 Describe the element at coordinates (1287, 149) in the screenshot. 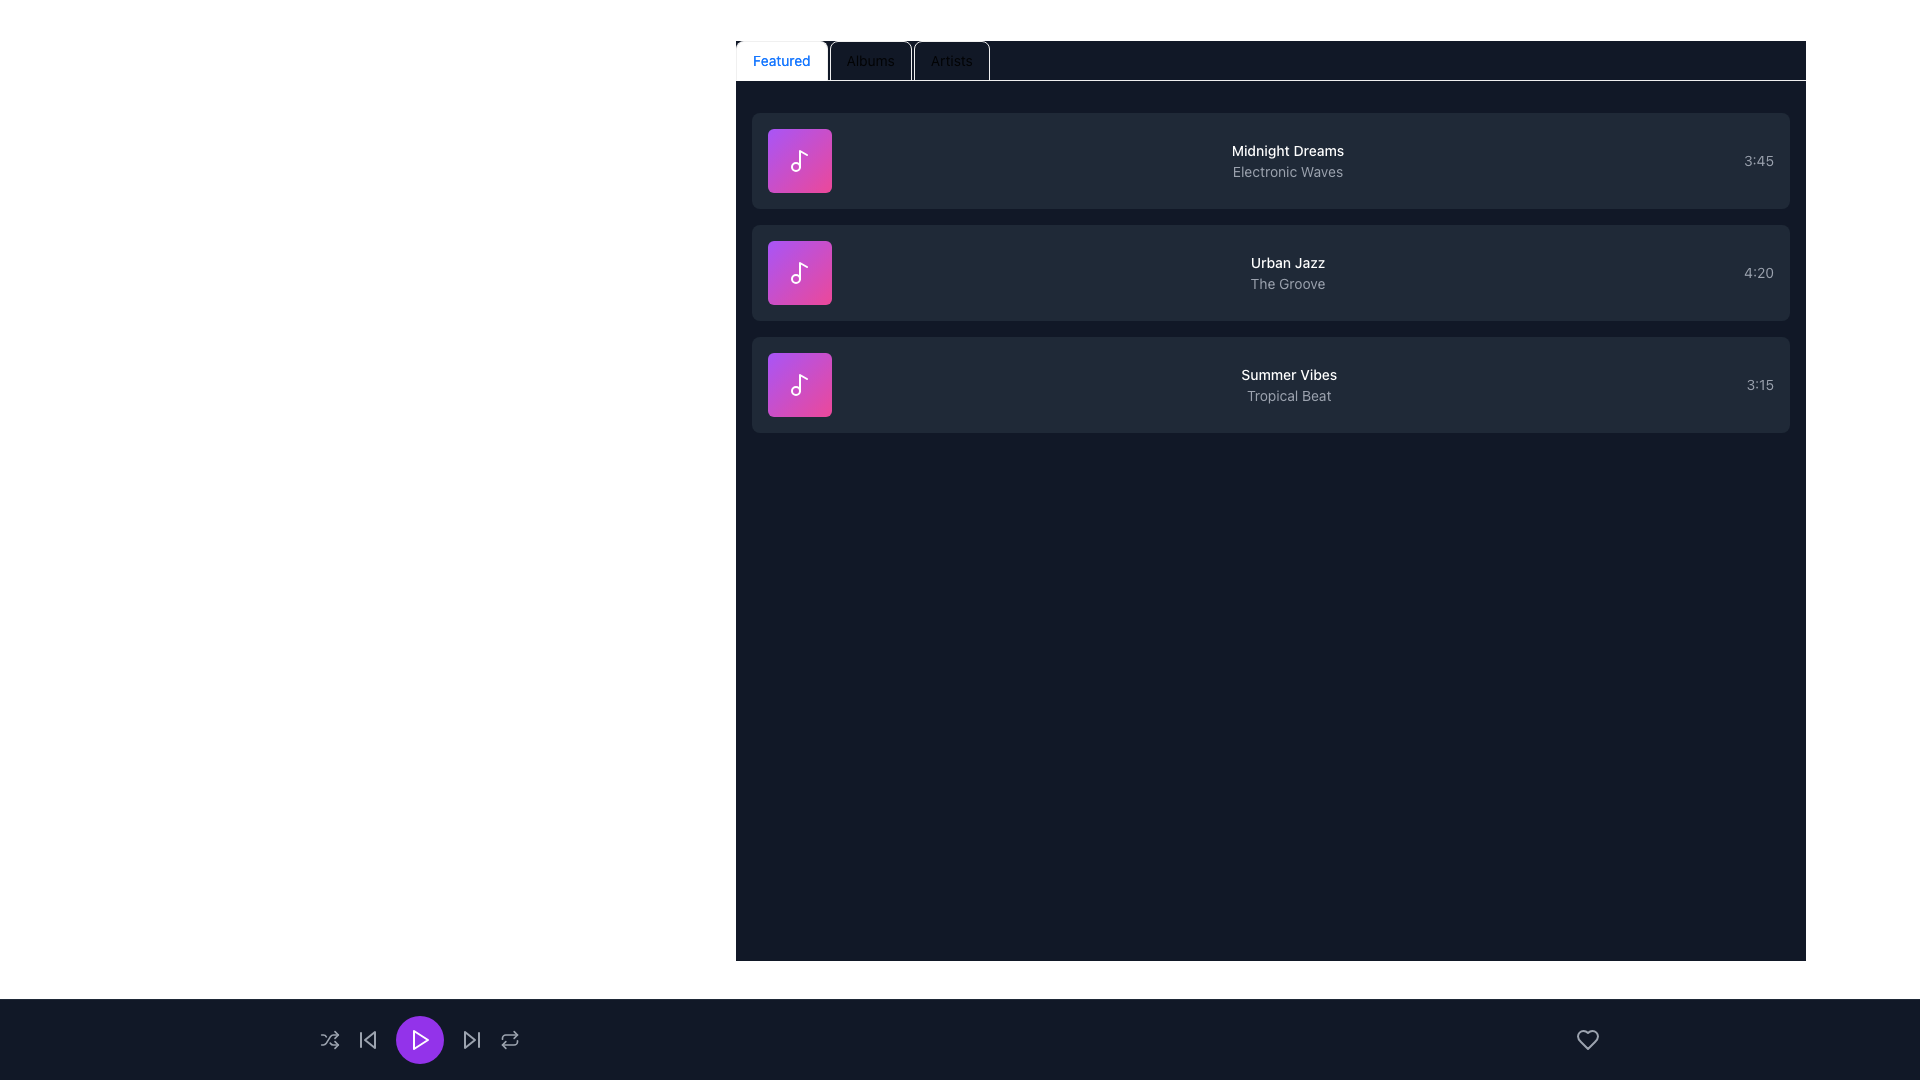

I see `to select the text label that serves as the title for the first list item, positioned above the subtitle 'Electronic Waves'` at that location.